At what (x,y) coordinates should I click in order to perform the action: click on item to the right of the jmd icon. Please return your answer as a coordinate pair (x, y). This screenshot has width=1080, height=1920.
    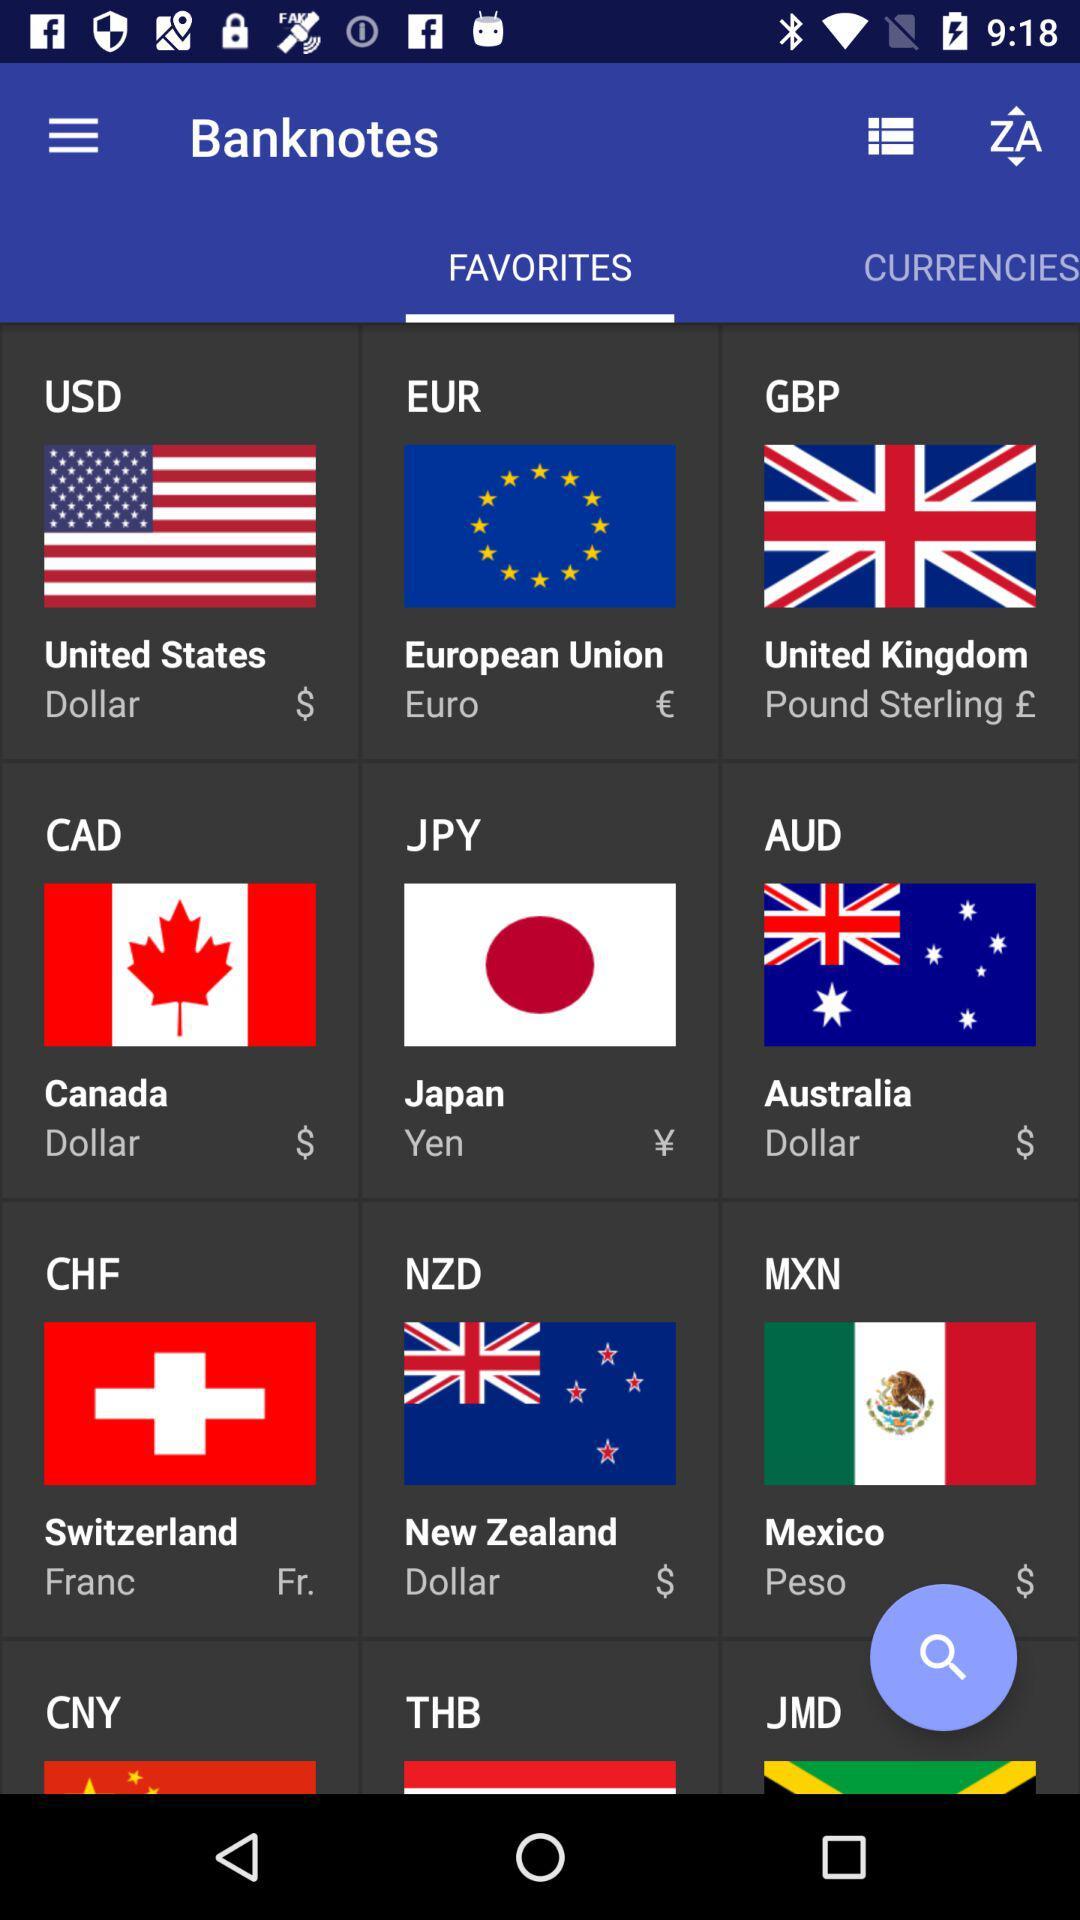
    Looking at the image, I should click on (943, 1657).